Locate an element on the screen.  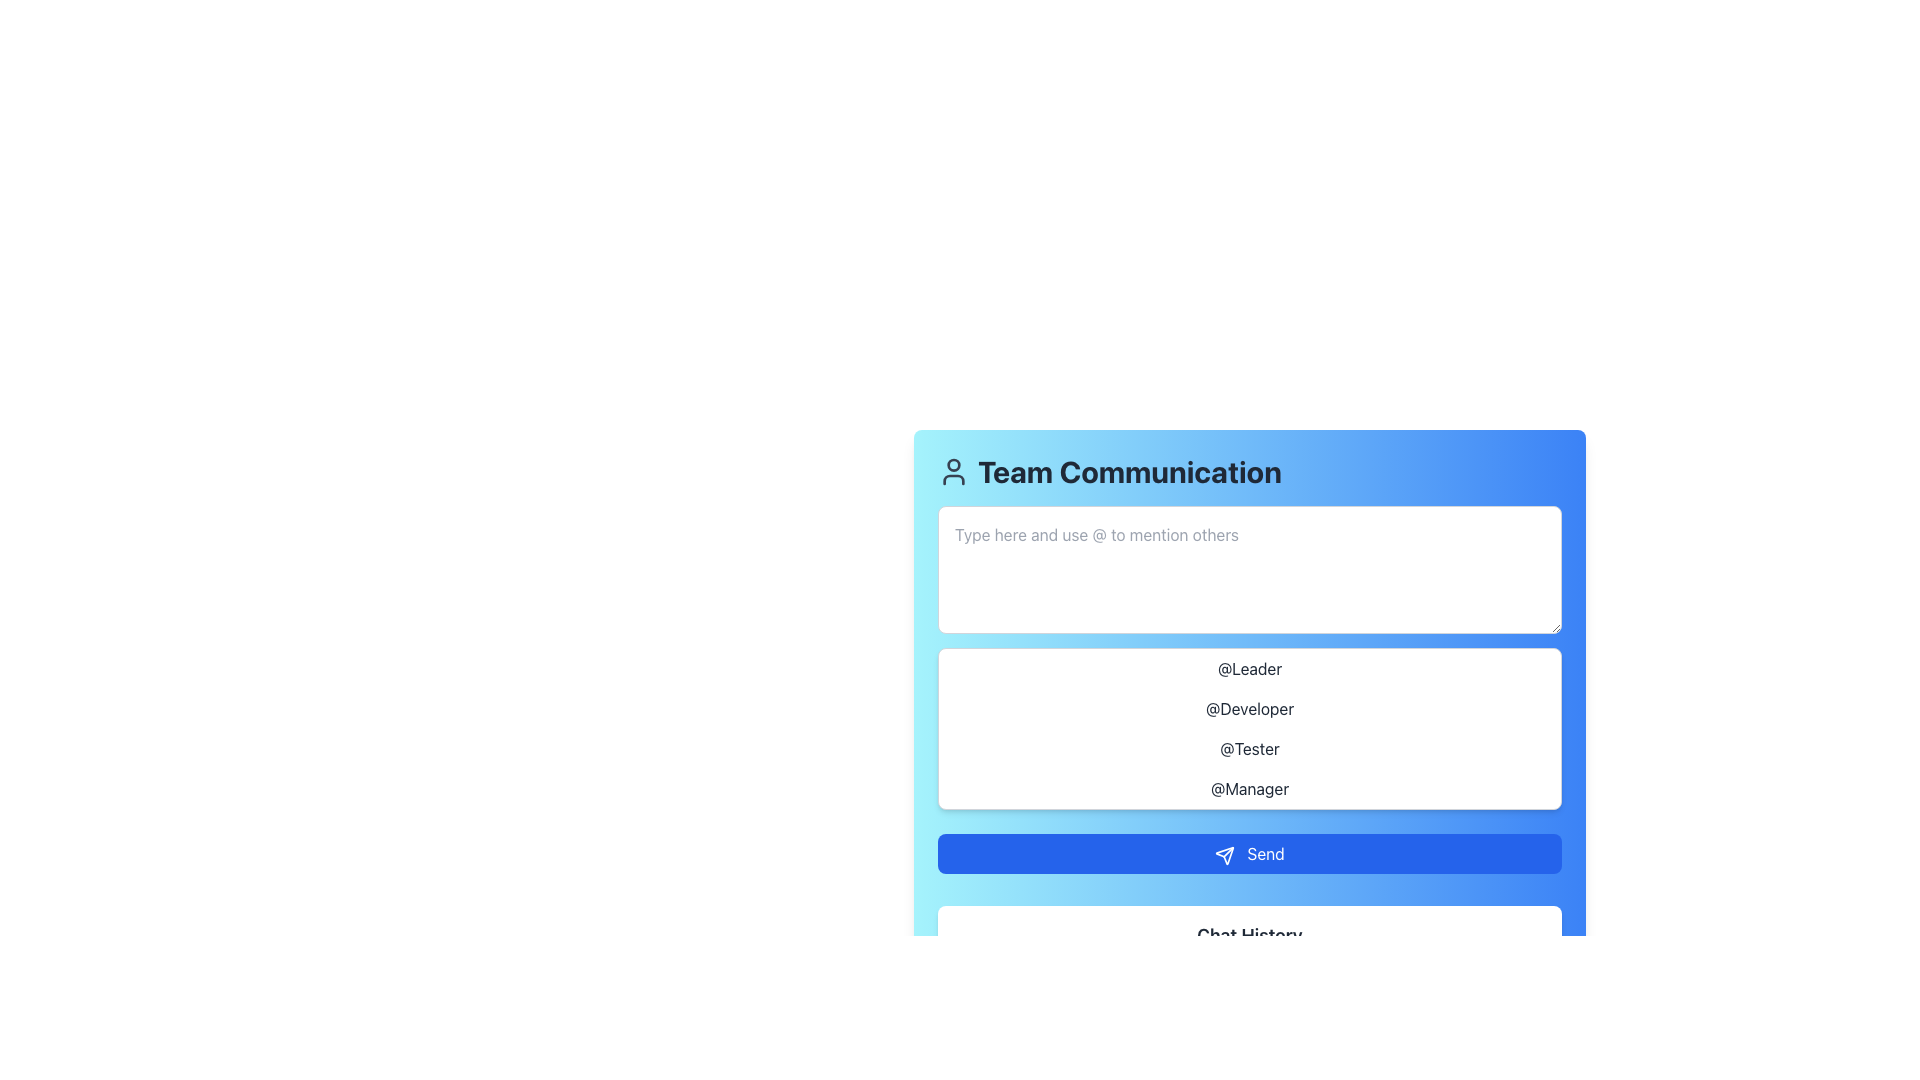
the triangular paper airplane icon located to the left of the 'Send' button, which is colored white and has sharp edges in a minimalistic design is located at coordinates (1224, 855).